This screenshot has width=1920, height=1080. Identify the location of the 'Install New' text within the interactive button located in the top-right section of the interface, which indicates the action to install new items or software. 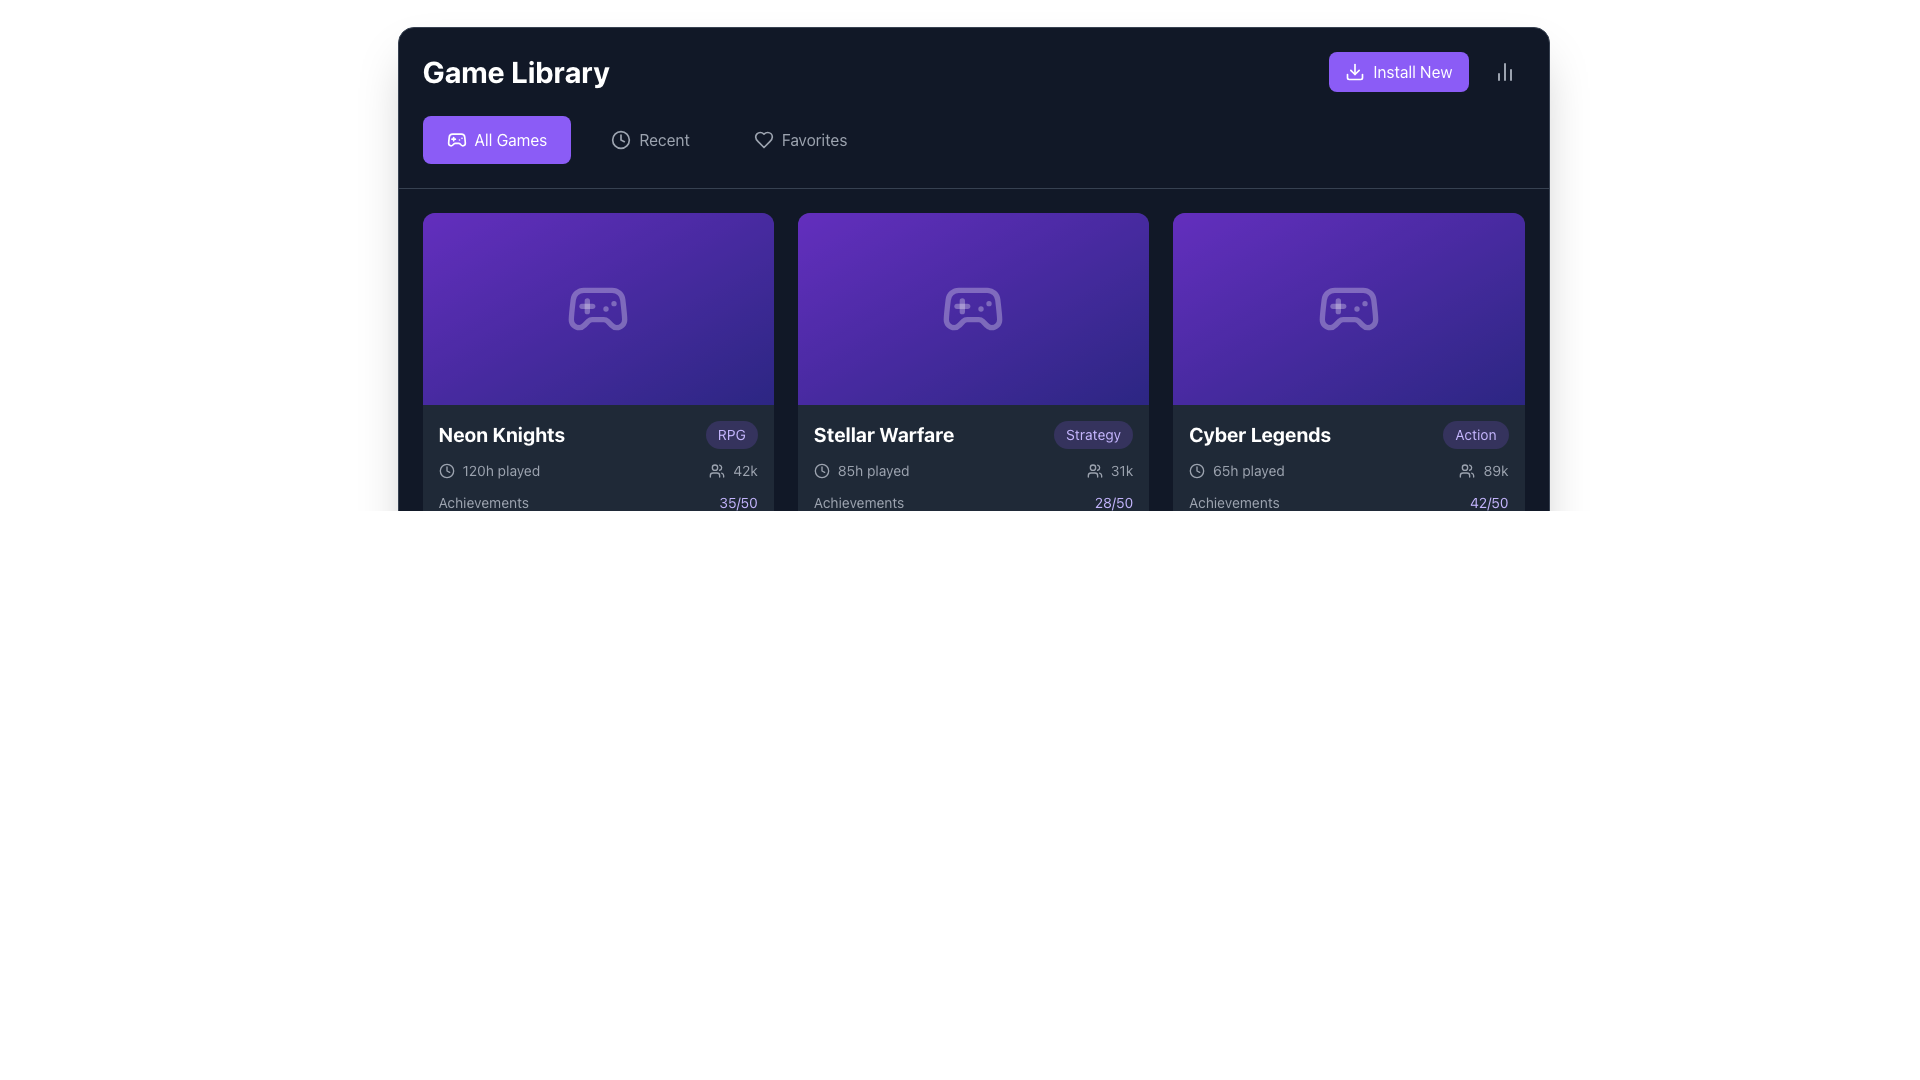
(1411, 71).